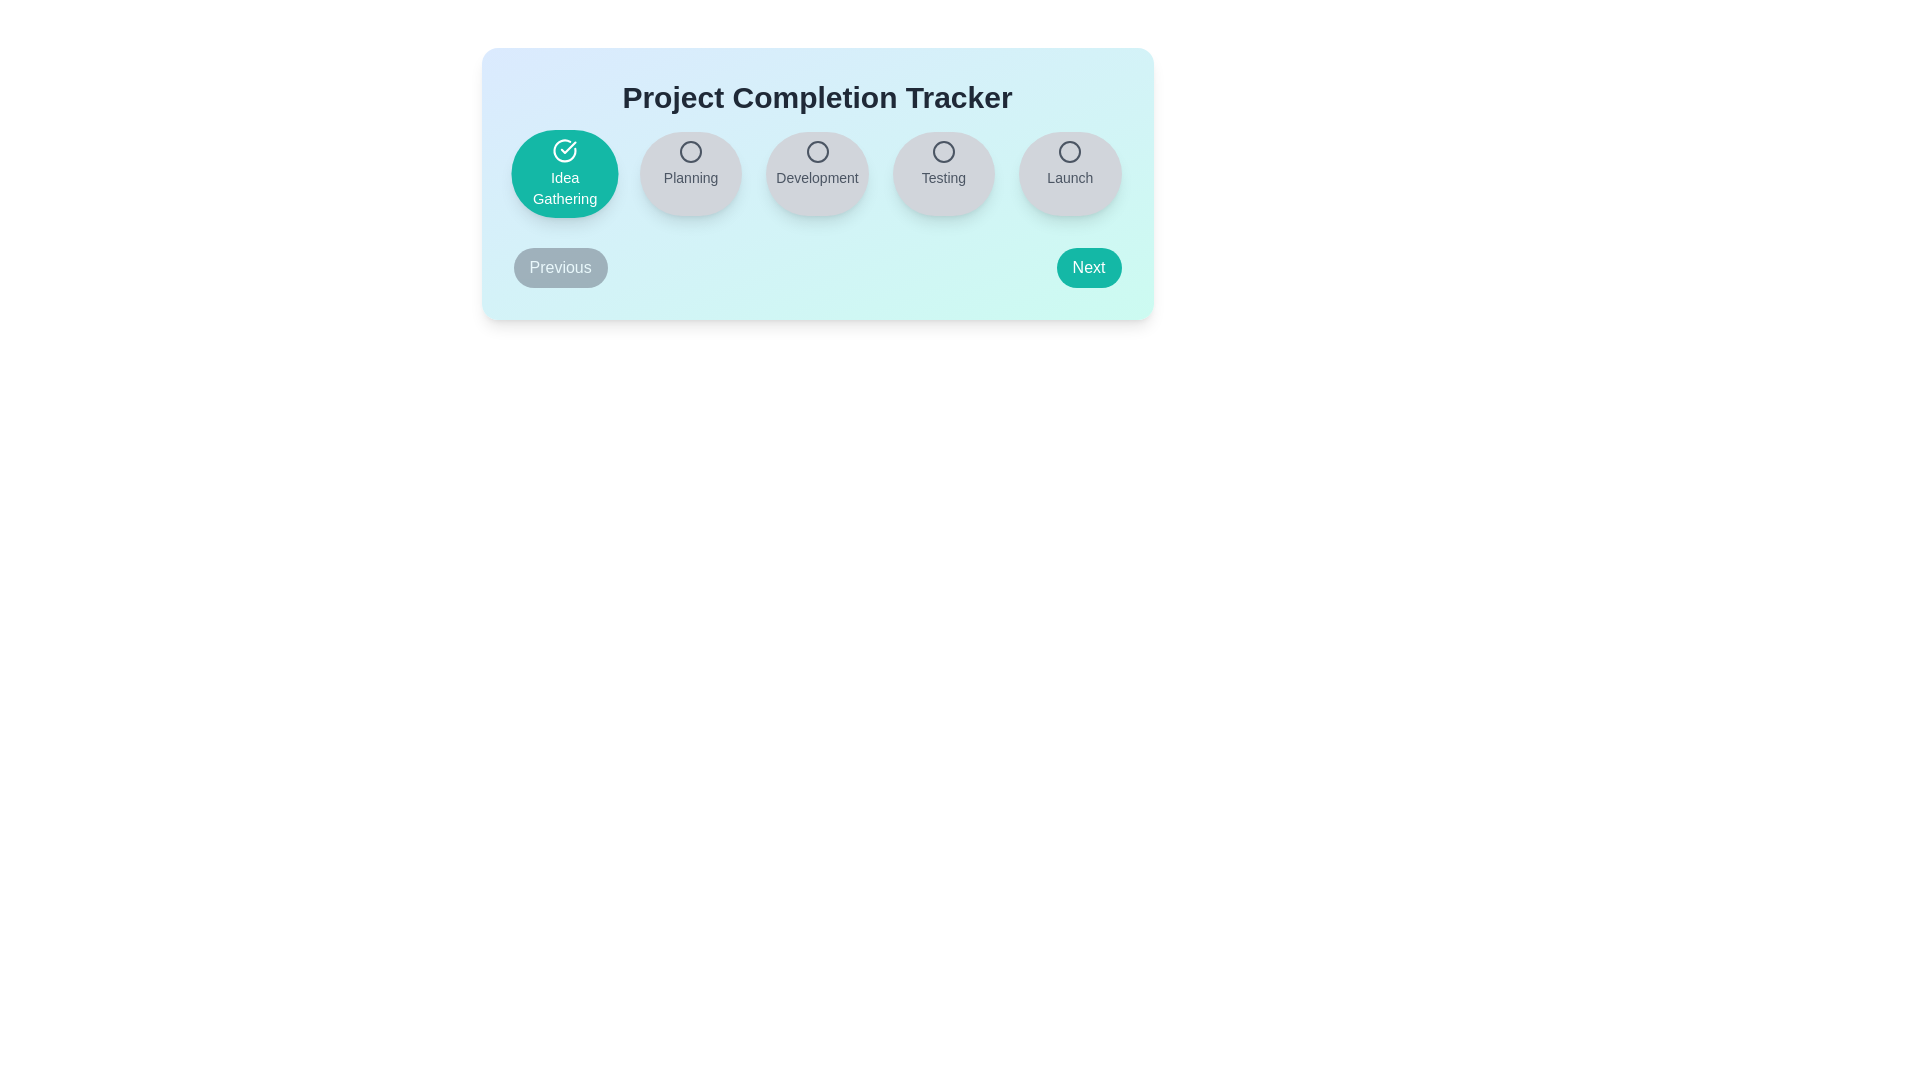 The width and height of the screenshot is (1920, 1080). What do you see at coordinates (817, 150) in the screenshot?
I see `the status indicated by the circular outline icon representing the 'Development' step in the project tracker, positioned third from the left` at bounding box center [817, 150].